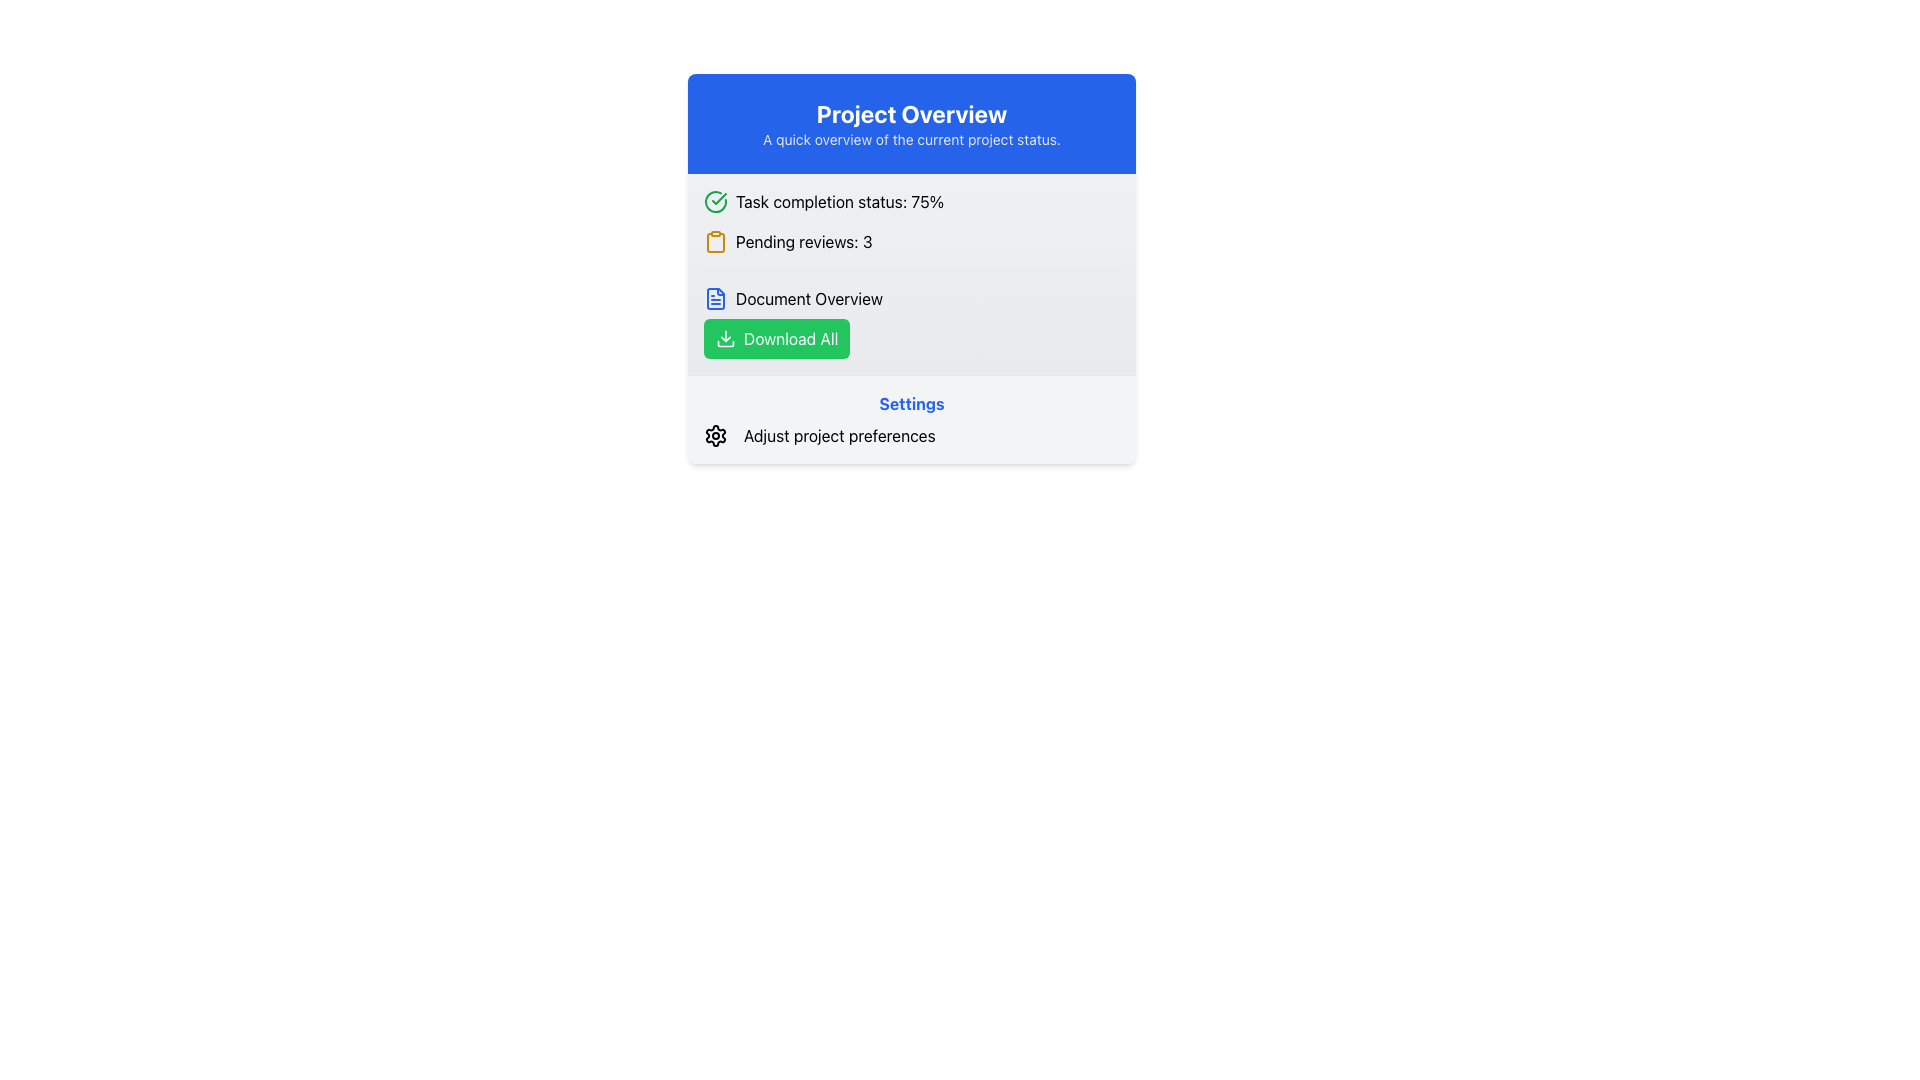 Image resolution: width=1920 pixels, height=1080 pixels. I want to click on the 'Download All' button which is visually represented by a download SVG icon located on its left side, positioned in the bottom half of the main interface card, so click(724, 338).